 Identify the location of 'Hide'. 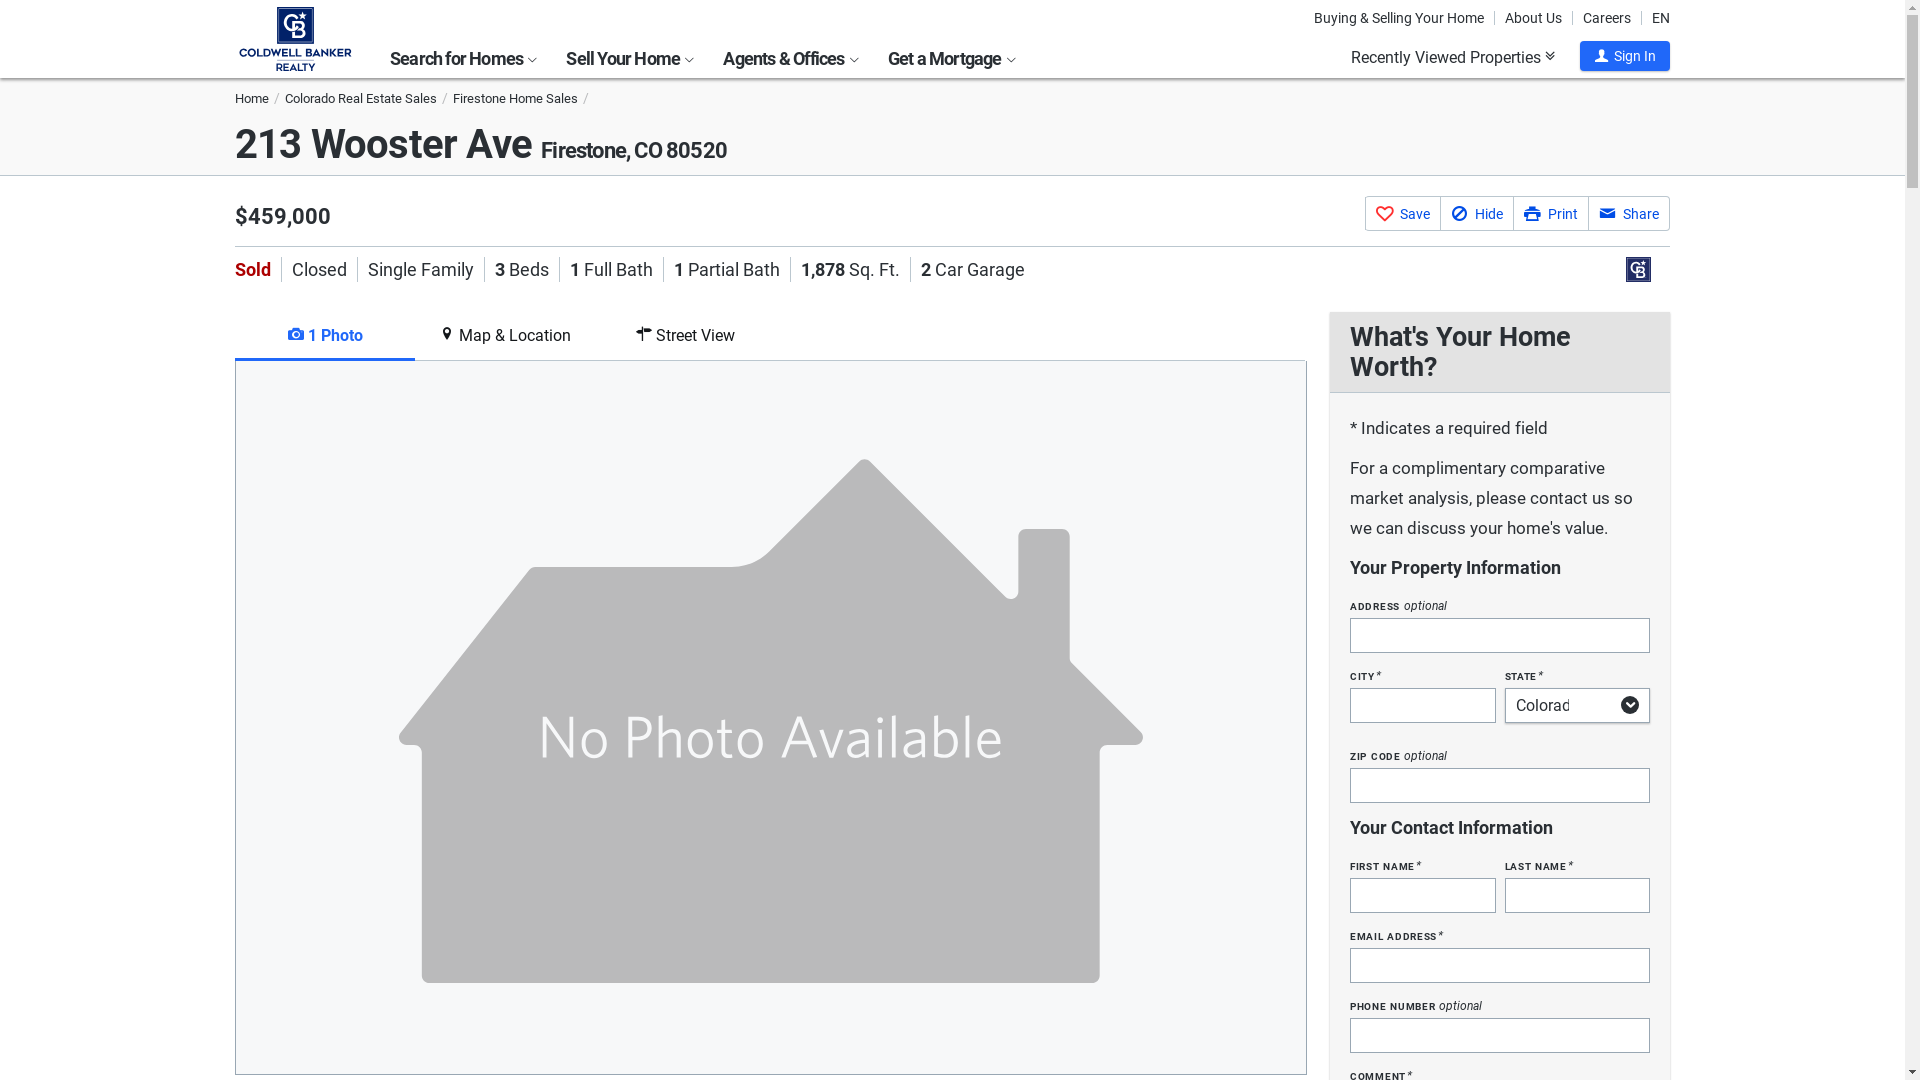
(1476, 213).